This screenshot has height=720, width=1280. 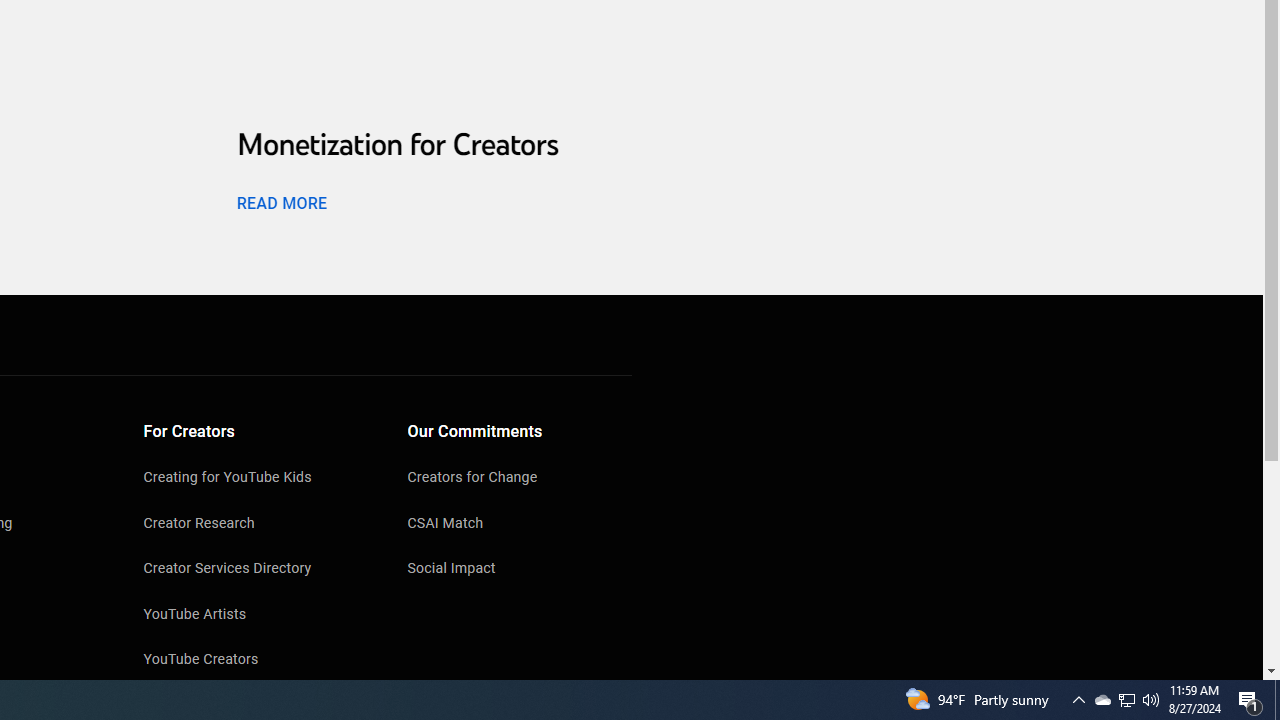 I want to click on 'Creator Research', so click(x=255, y=523).